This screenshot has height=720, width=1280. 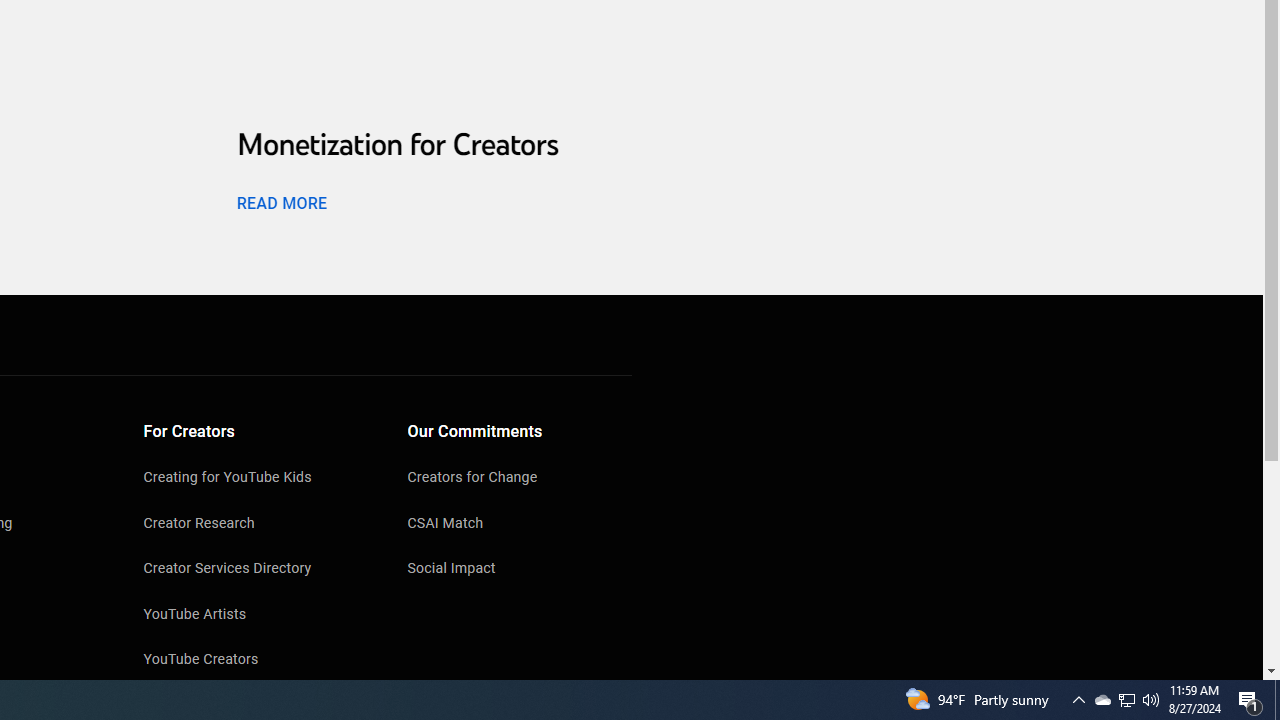 I want to click on 'Creator Research', so click(x=255, y=523).